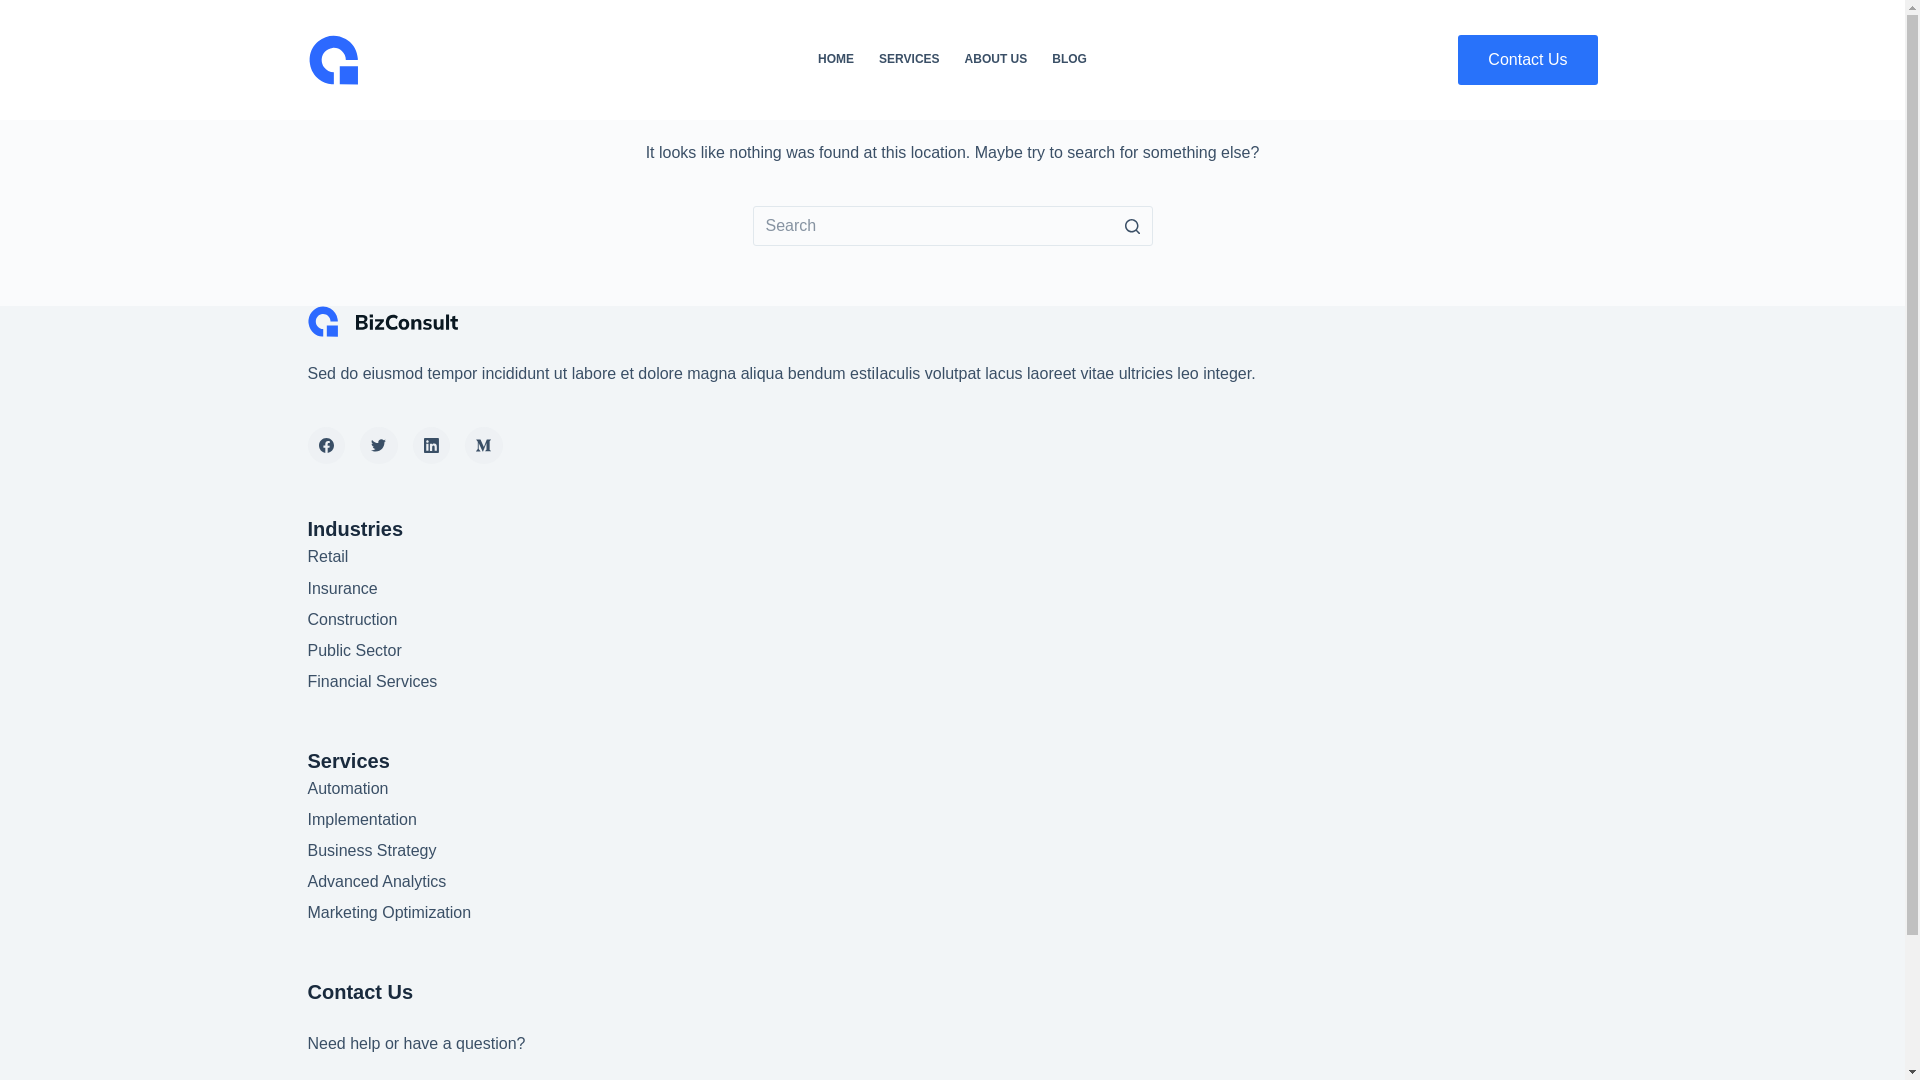 The height and width of the screenshot is (1080, 1920). I want to click on 'Implementation', so click(362, 819).